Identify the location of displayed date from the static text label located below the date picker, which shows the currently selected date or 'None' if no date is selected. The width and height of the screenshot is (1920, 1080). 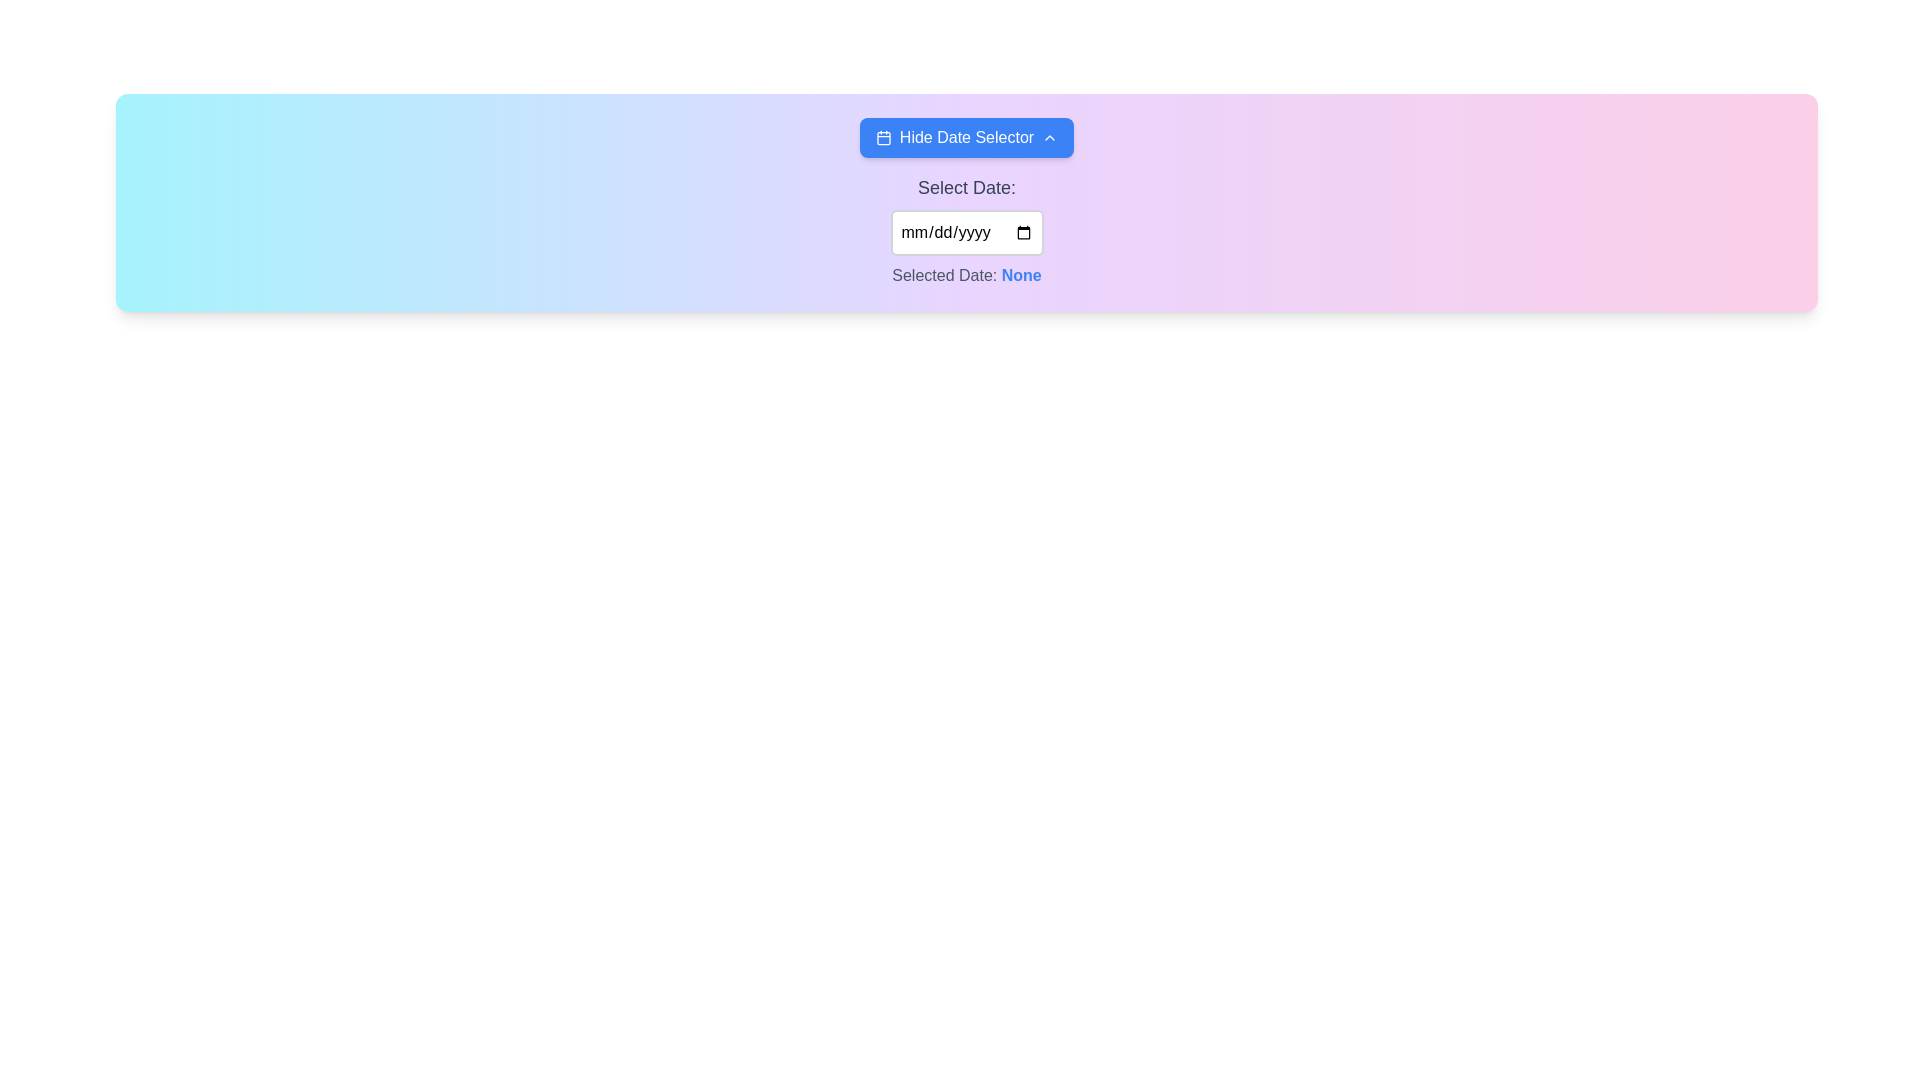
(966, 276).